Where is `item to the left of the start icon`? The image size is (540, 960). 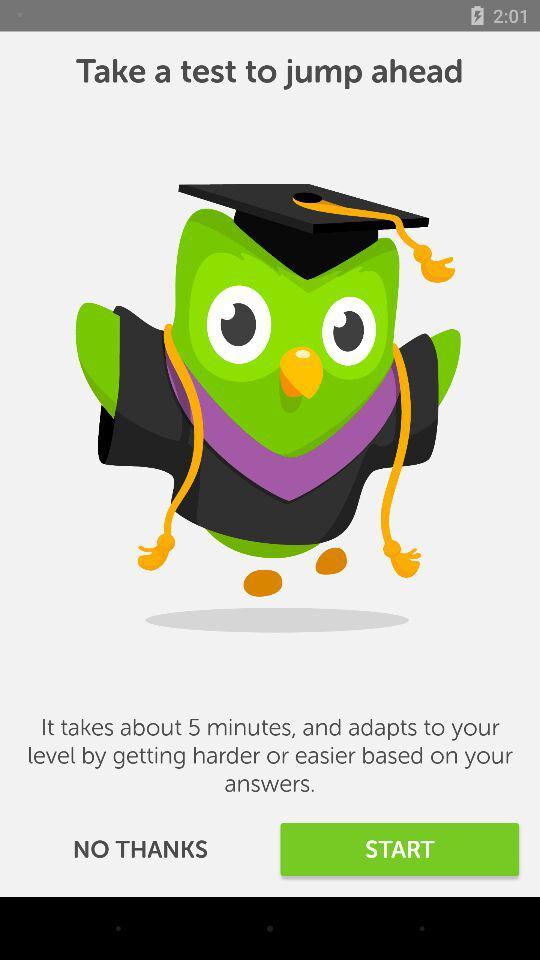 item to the left of the start icon is located at coordinates (139, 848).